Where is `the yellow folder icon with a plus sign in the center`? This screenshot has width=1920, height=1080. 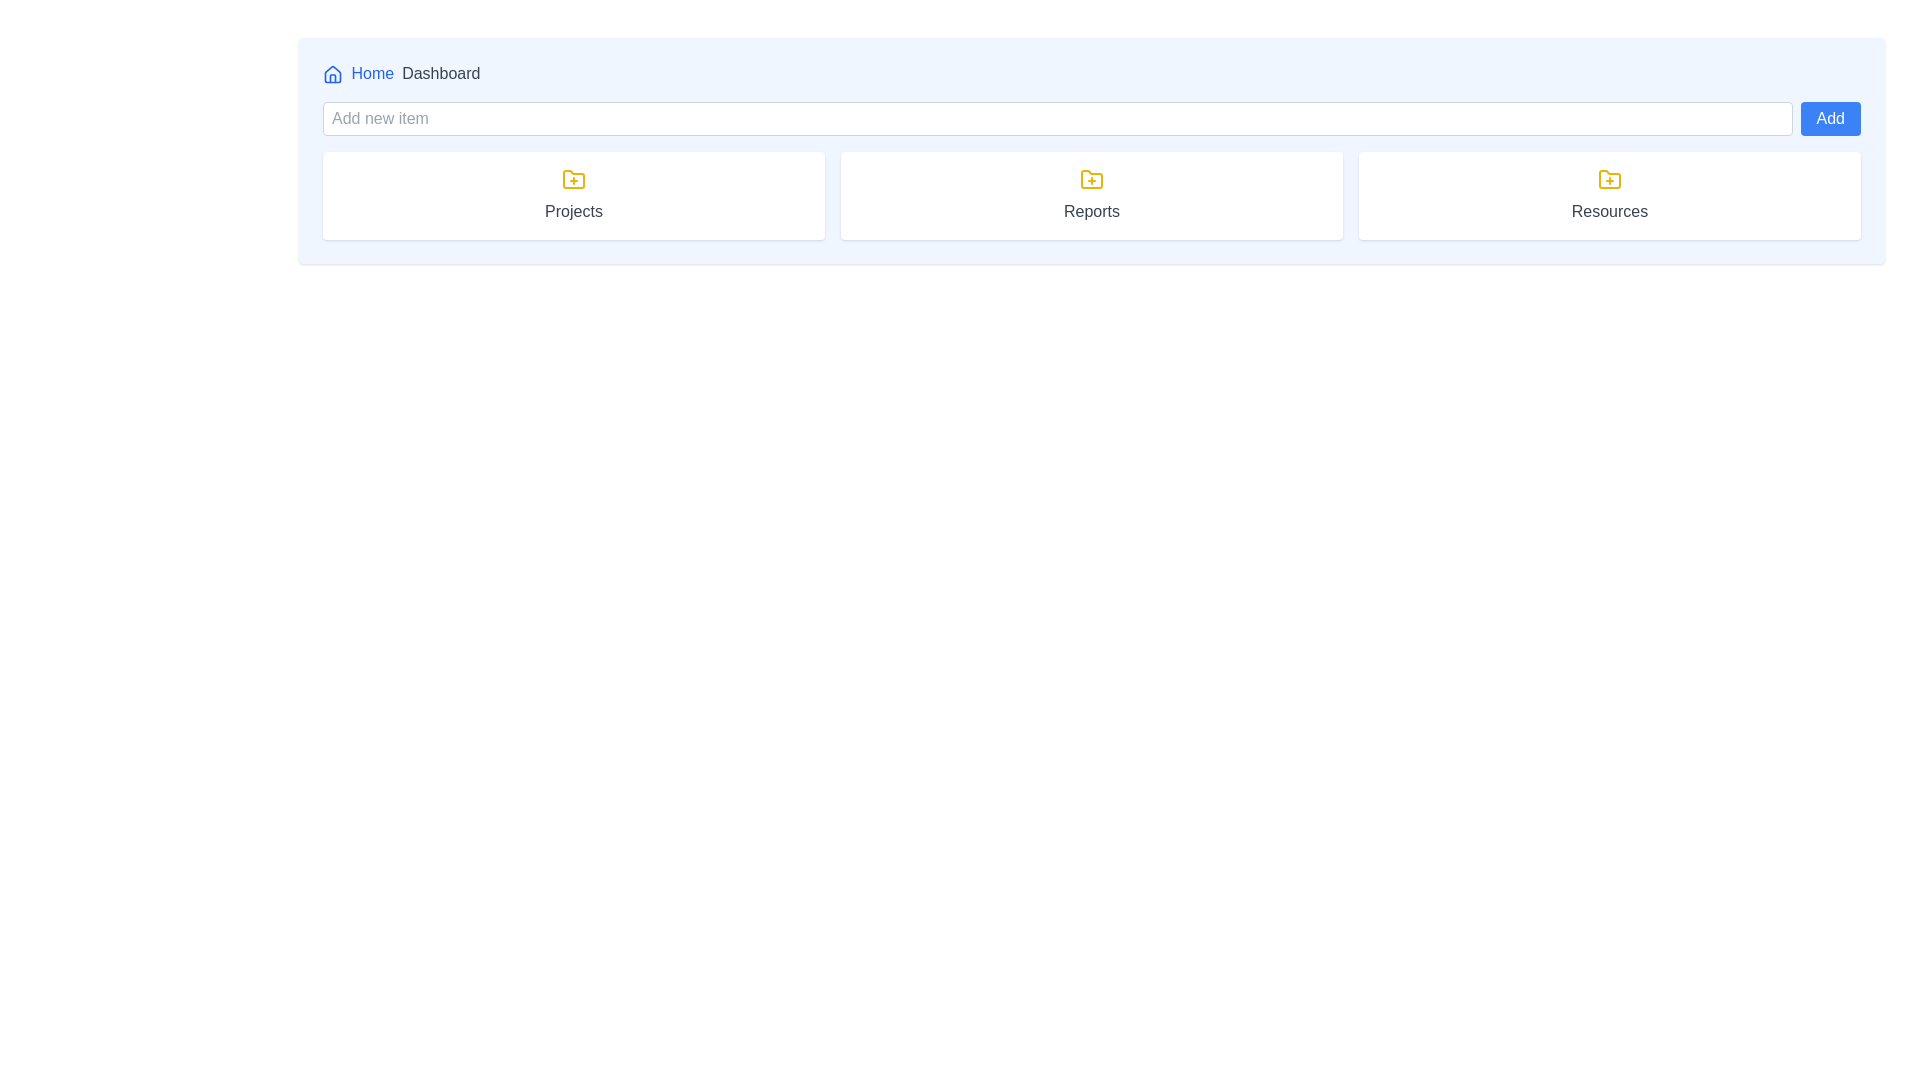 the yellow folder icon with a plus sign in the center is located at coordinates (1090, 178).